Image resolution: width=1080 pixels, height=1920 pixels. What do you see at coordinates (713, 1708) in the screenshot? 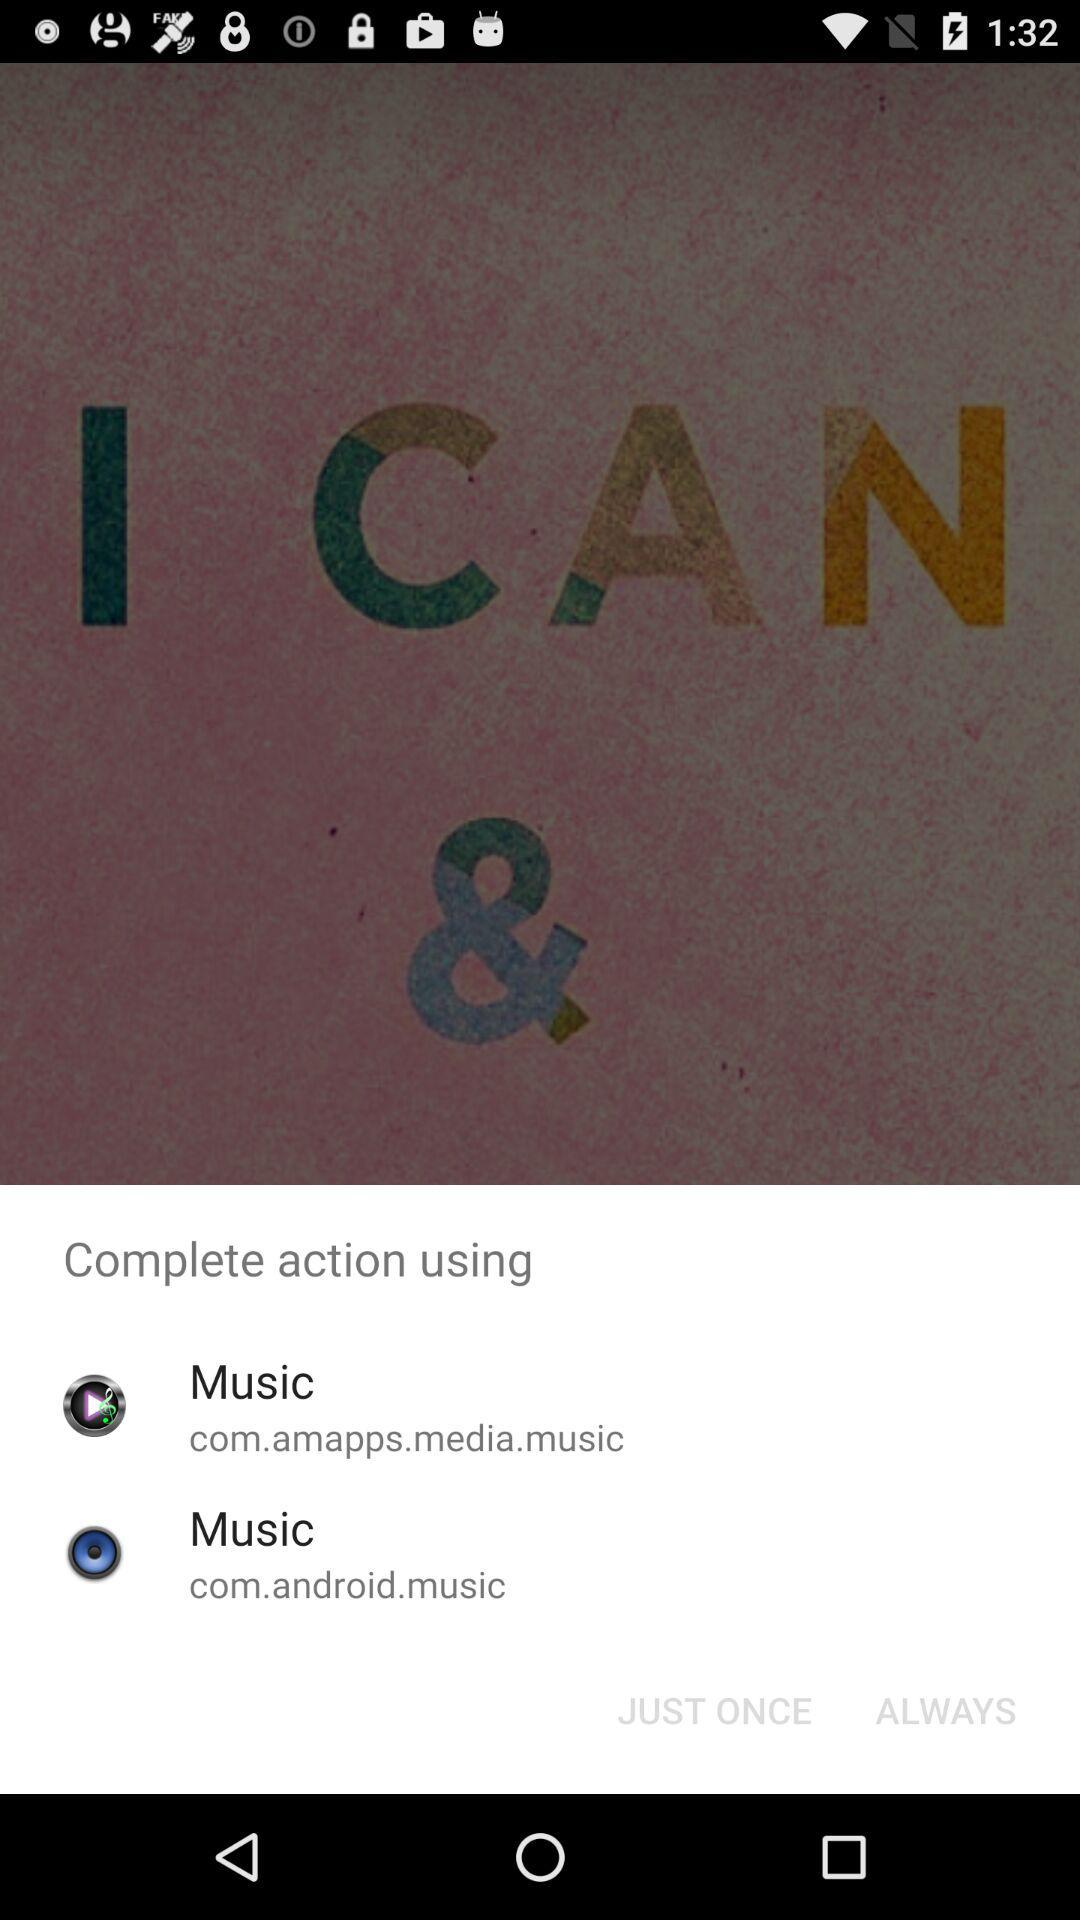
I see `item next to the always item` at bounding box center [713, 1708].